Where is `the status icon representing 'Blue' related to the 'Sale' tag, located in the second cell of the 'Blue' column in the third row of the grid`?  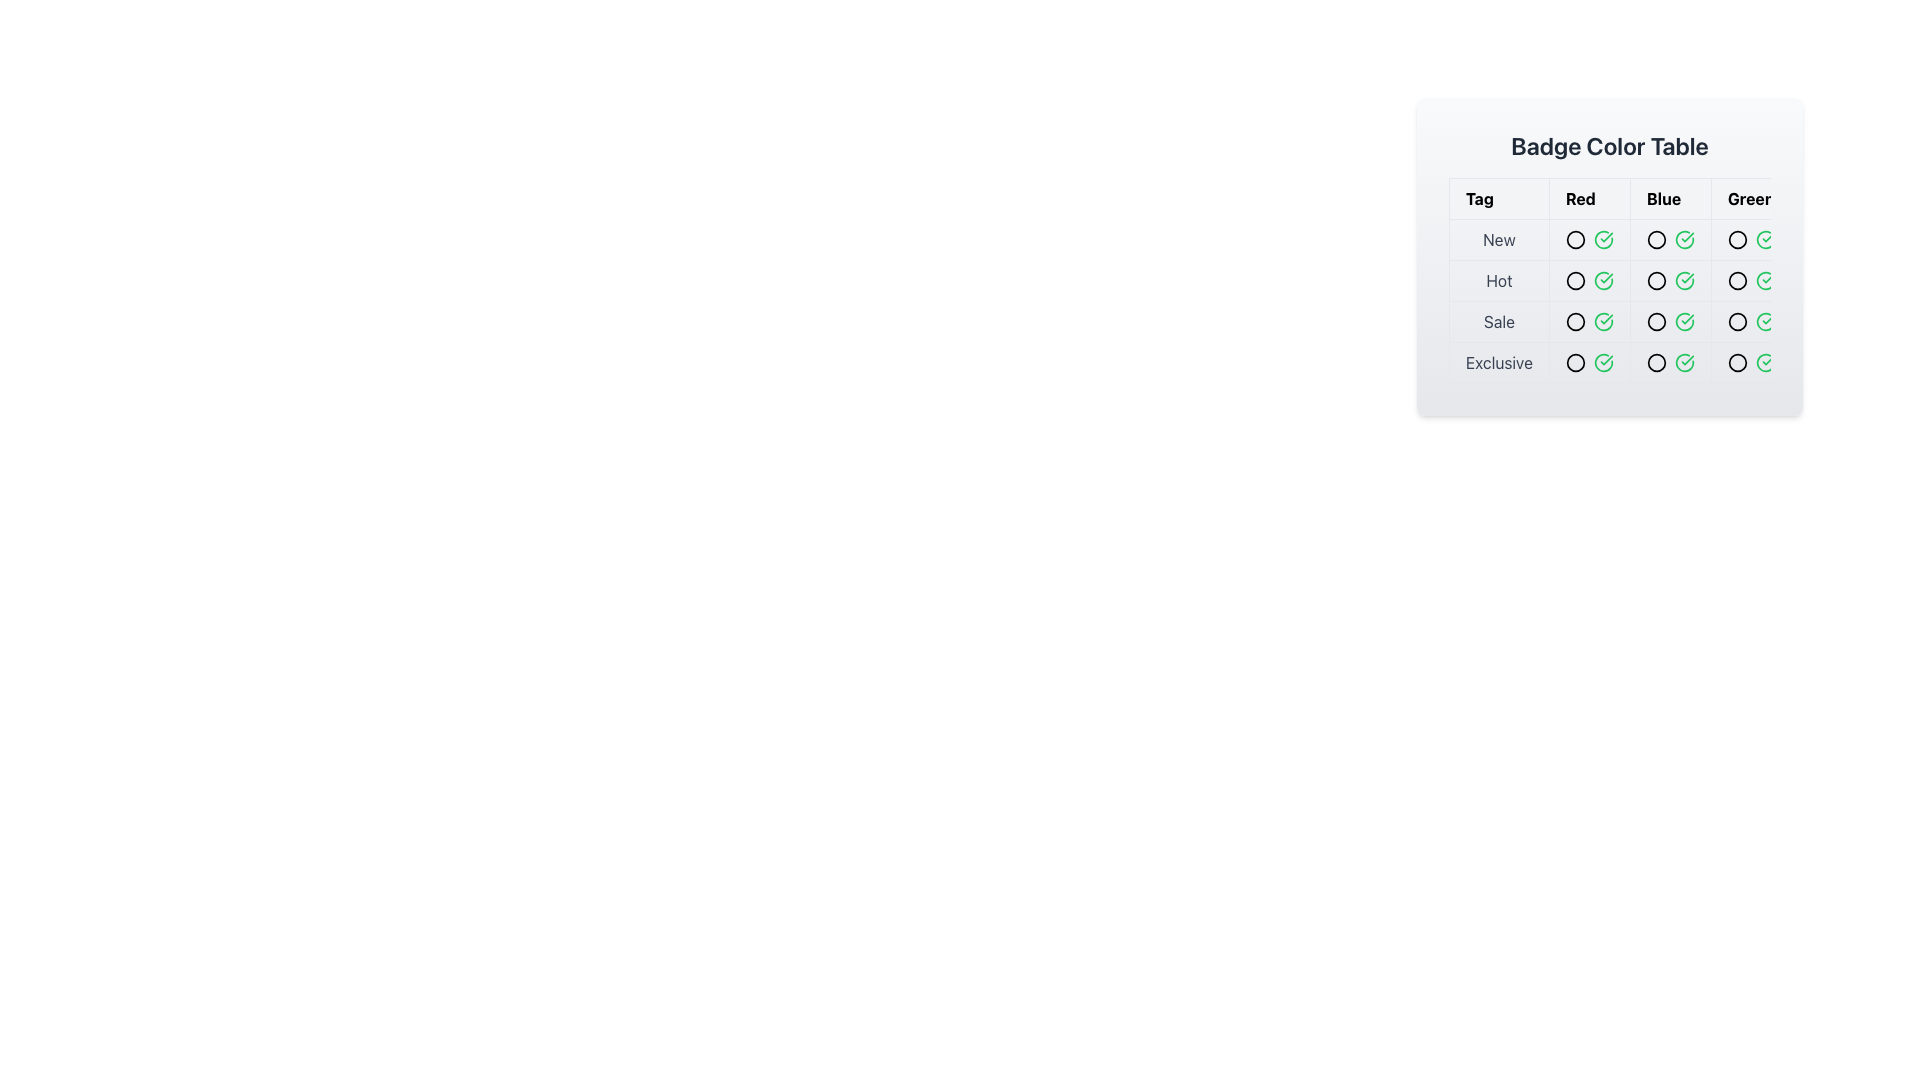 the status icon representing 'Blue' related to the 'Sale' tag, located in the second cell of the 'Blue' column in the third row of the grid is located at coordinates (1670, 320).